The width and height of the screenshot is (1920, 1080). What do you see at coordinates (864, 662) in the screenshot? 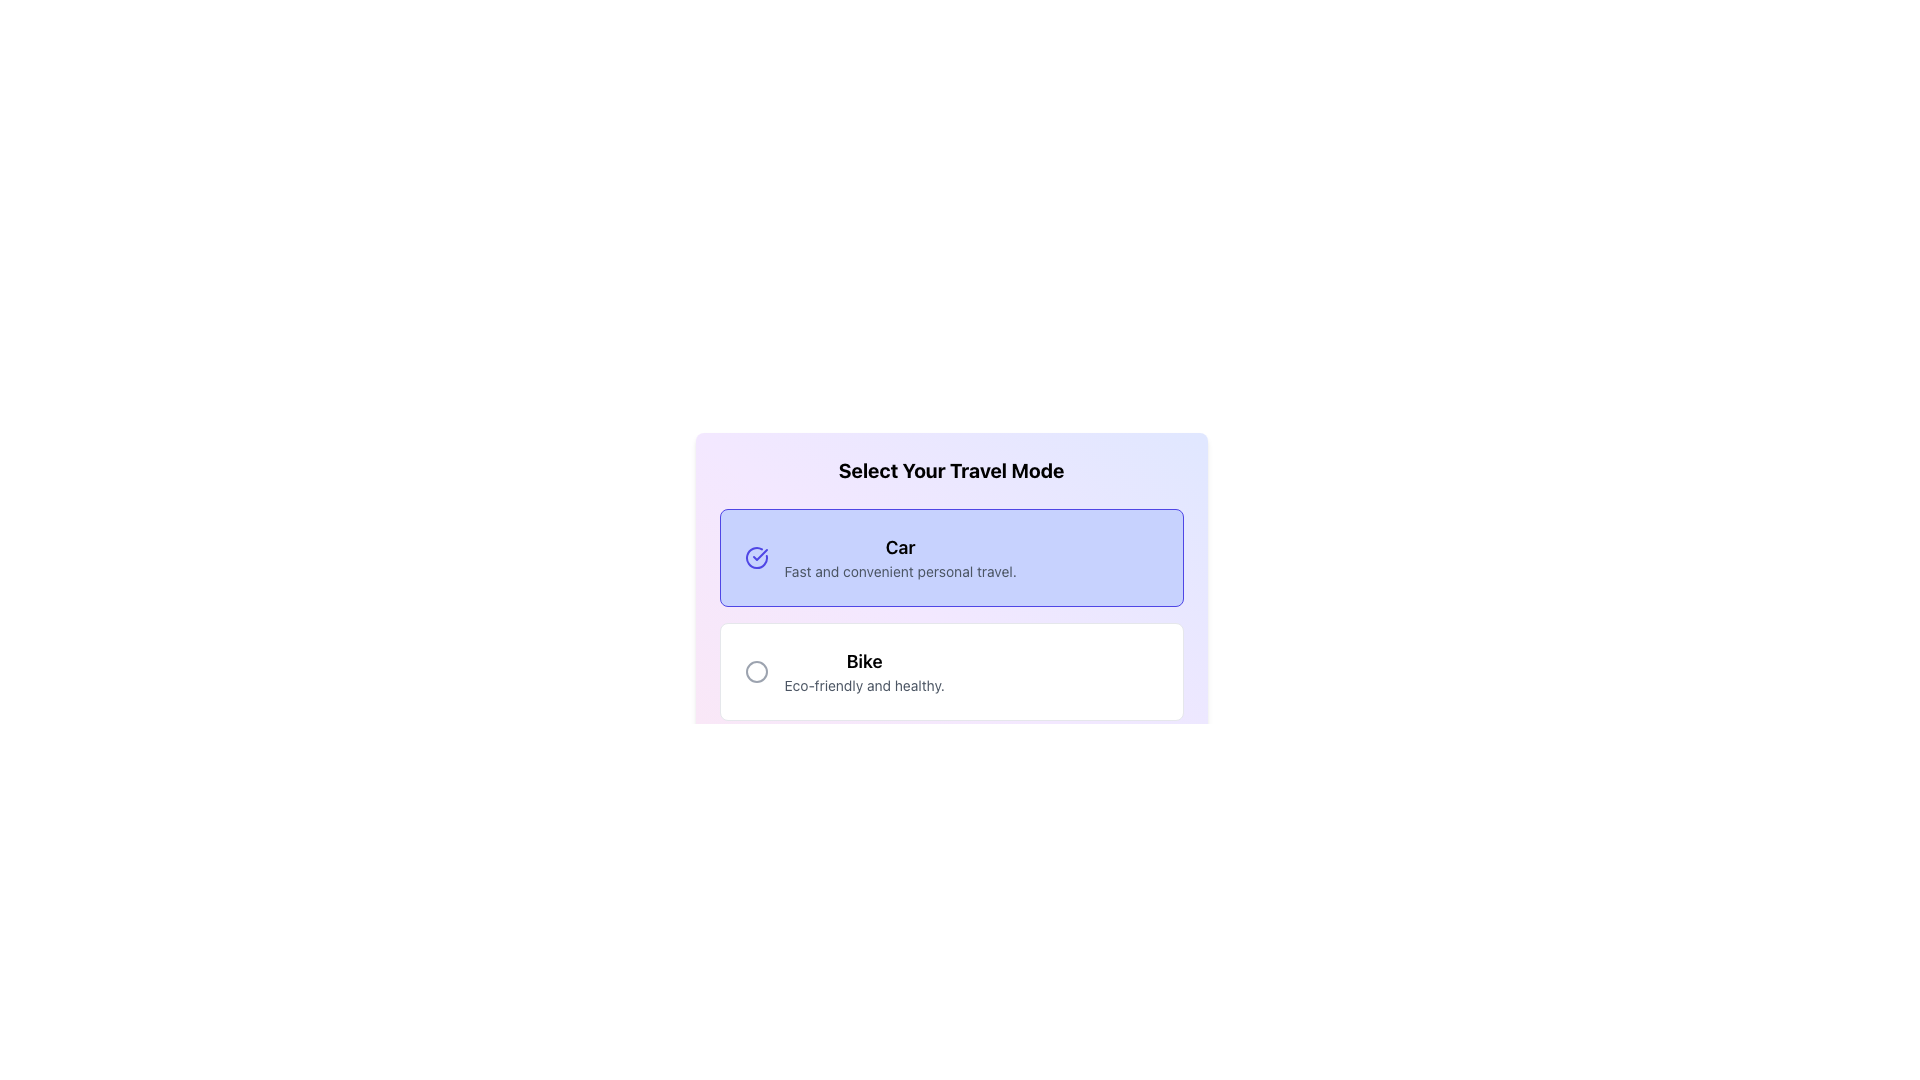
I see `bold text label 'Bike' located within the selection box under the header 'Select Your Travel Mode', positioned above the descriptive text 'Eco-friendly and healthy'` at bounding box center [864, 662].